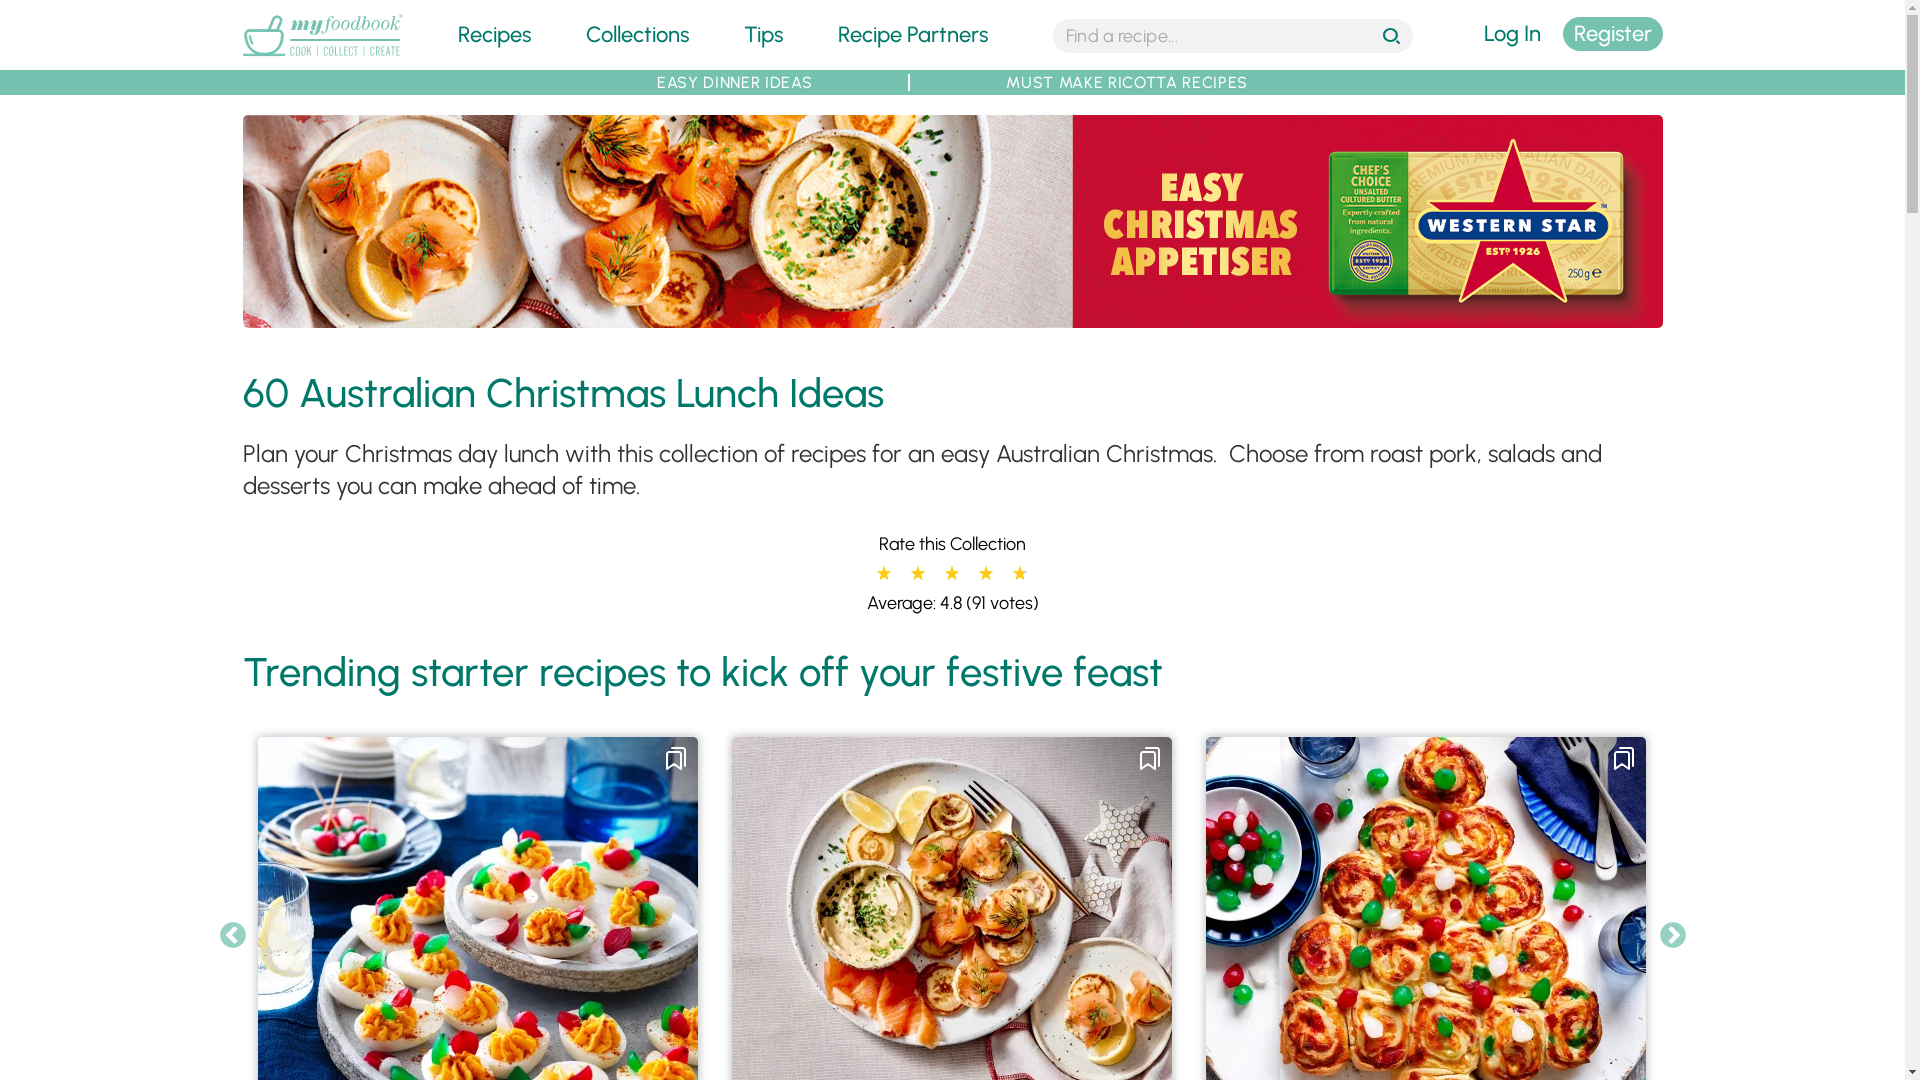  Describe the element at coordinates (22, 11) in the screenshot. I see `'Rate'` at that location.